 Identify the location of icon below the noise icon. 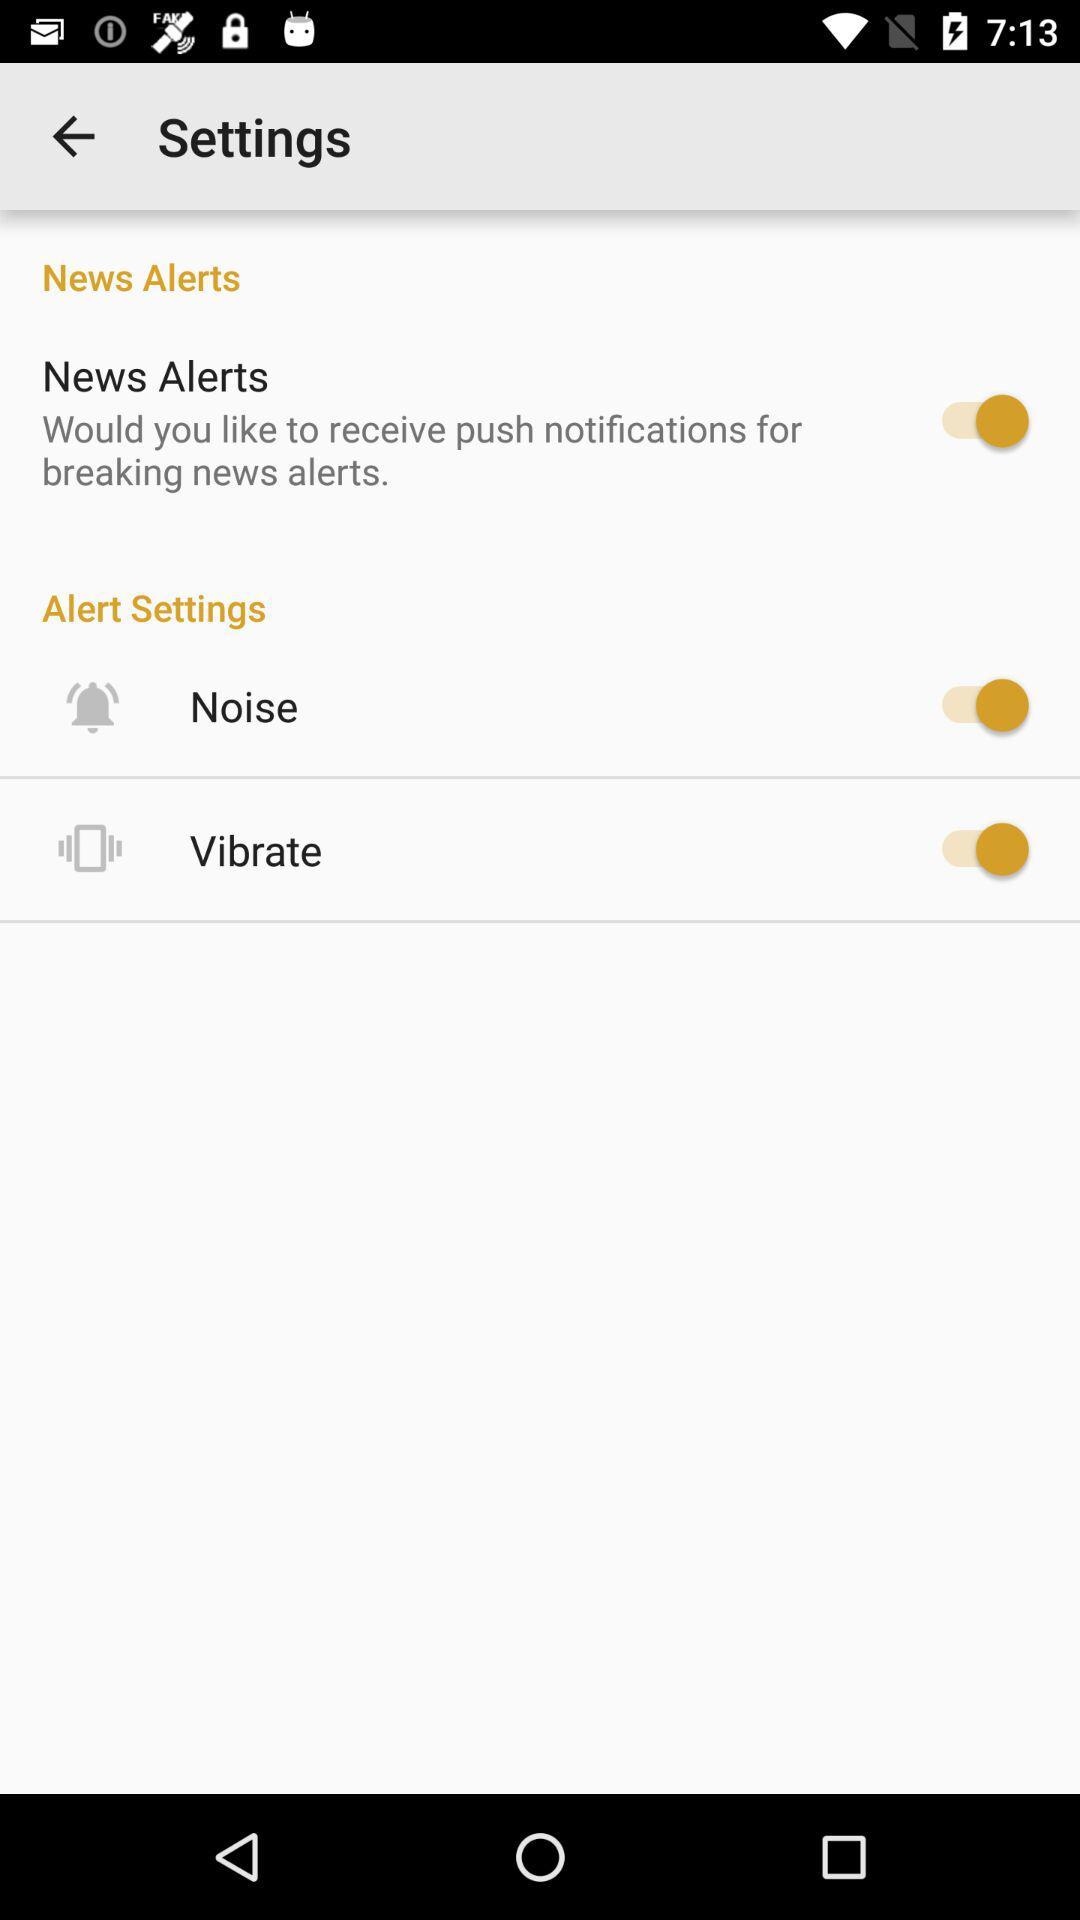
(255, 849).